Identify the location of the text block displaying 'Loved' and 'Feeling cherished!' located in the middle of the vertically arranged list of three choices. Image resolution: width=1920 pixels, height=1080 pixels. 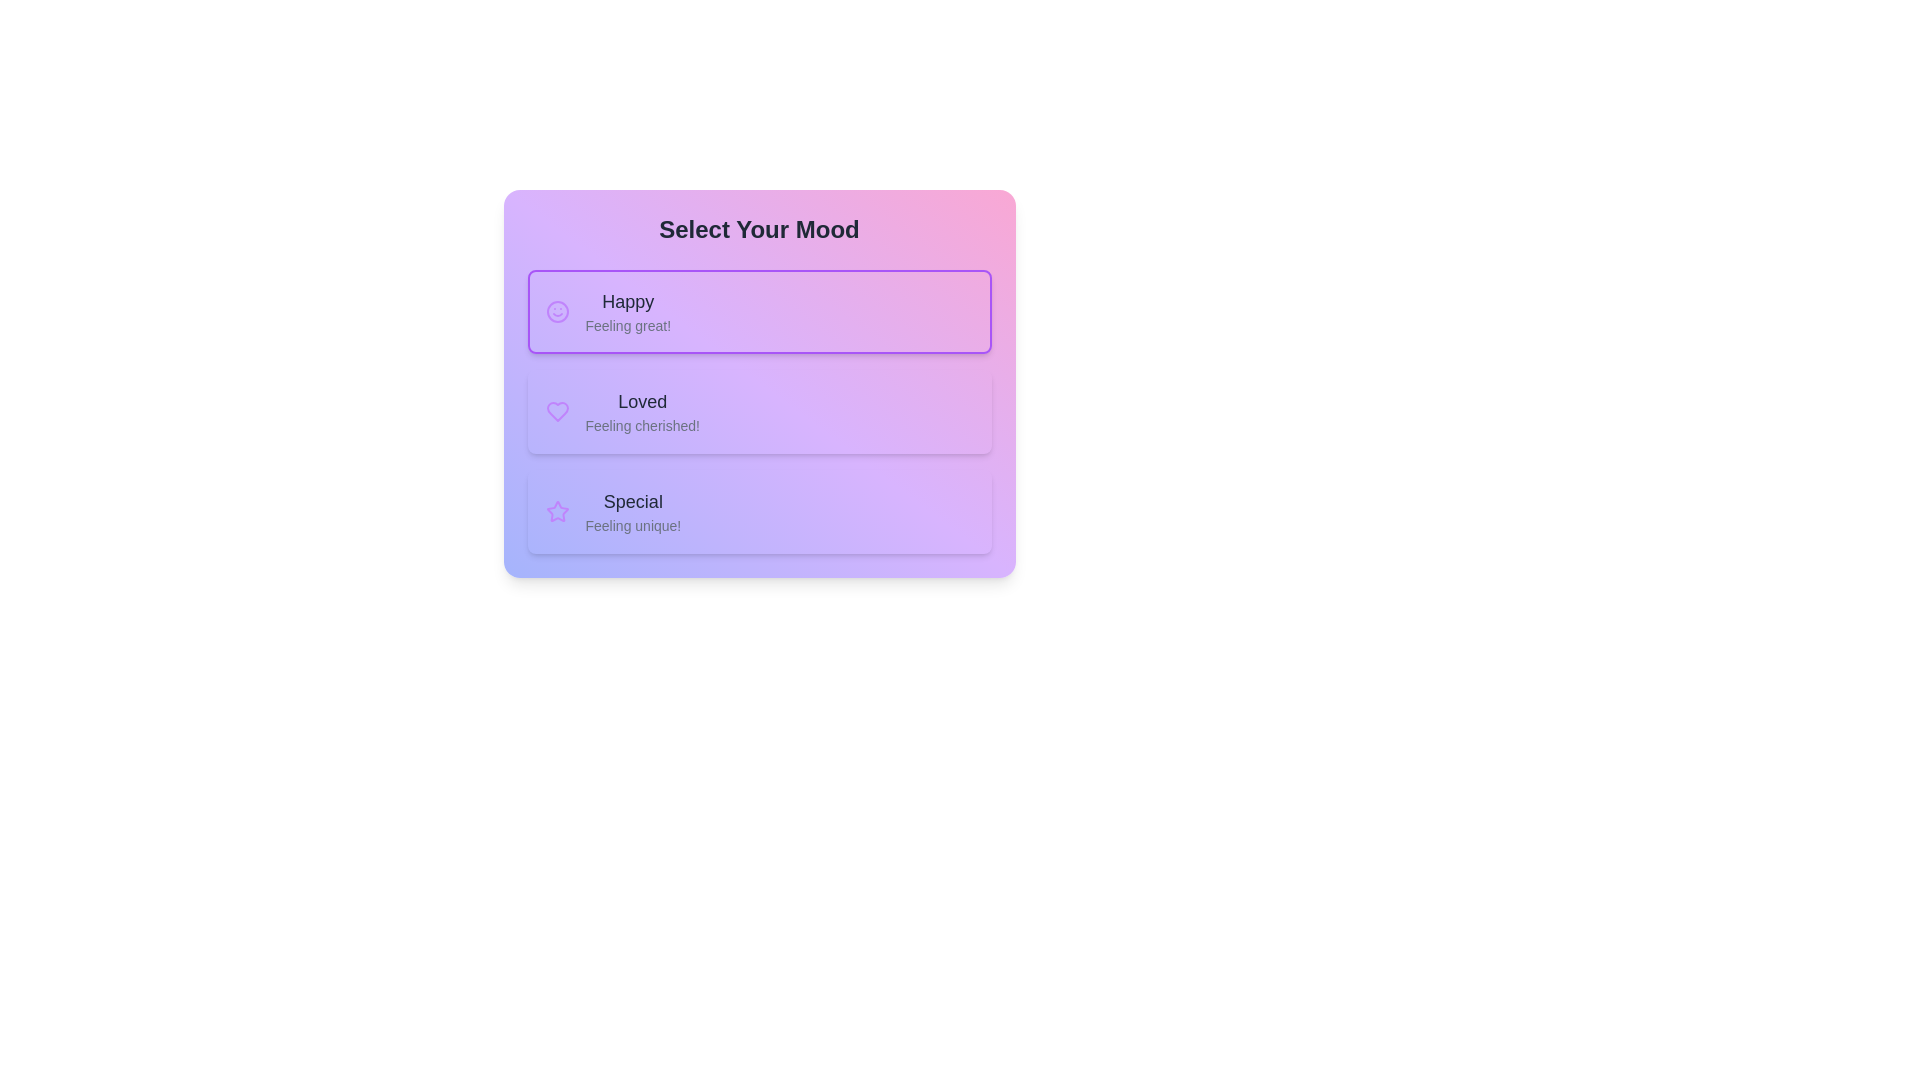
(642, 411).